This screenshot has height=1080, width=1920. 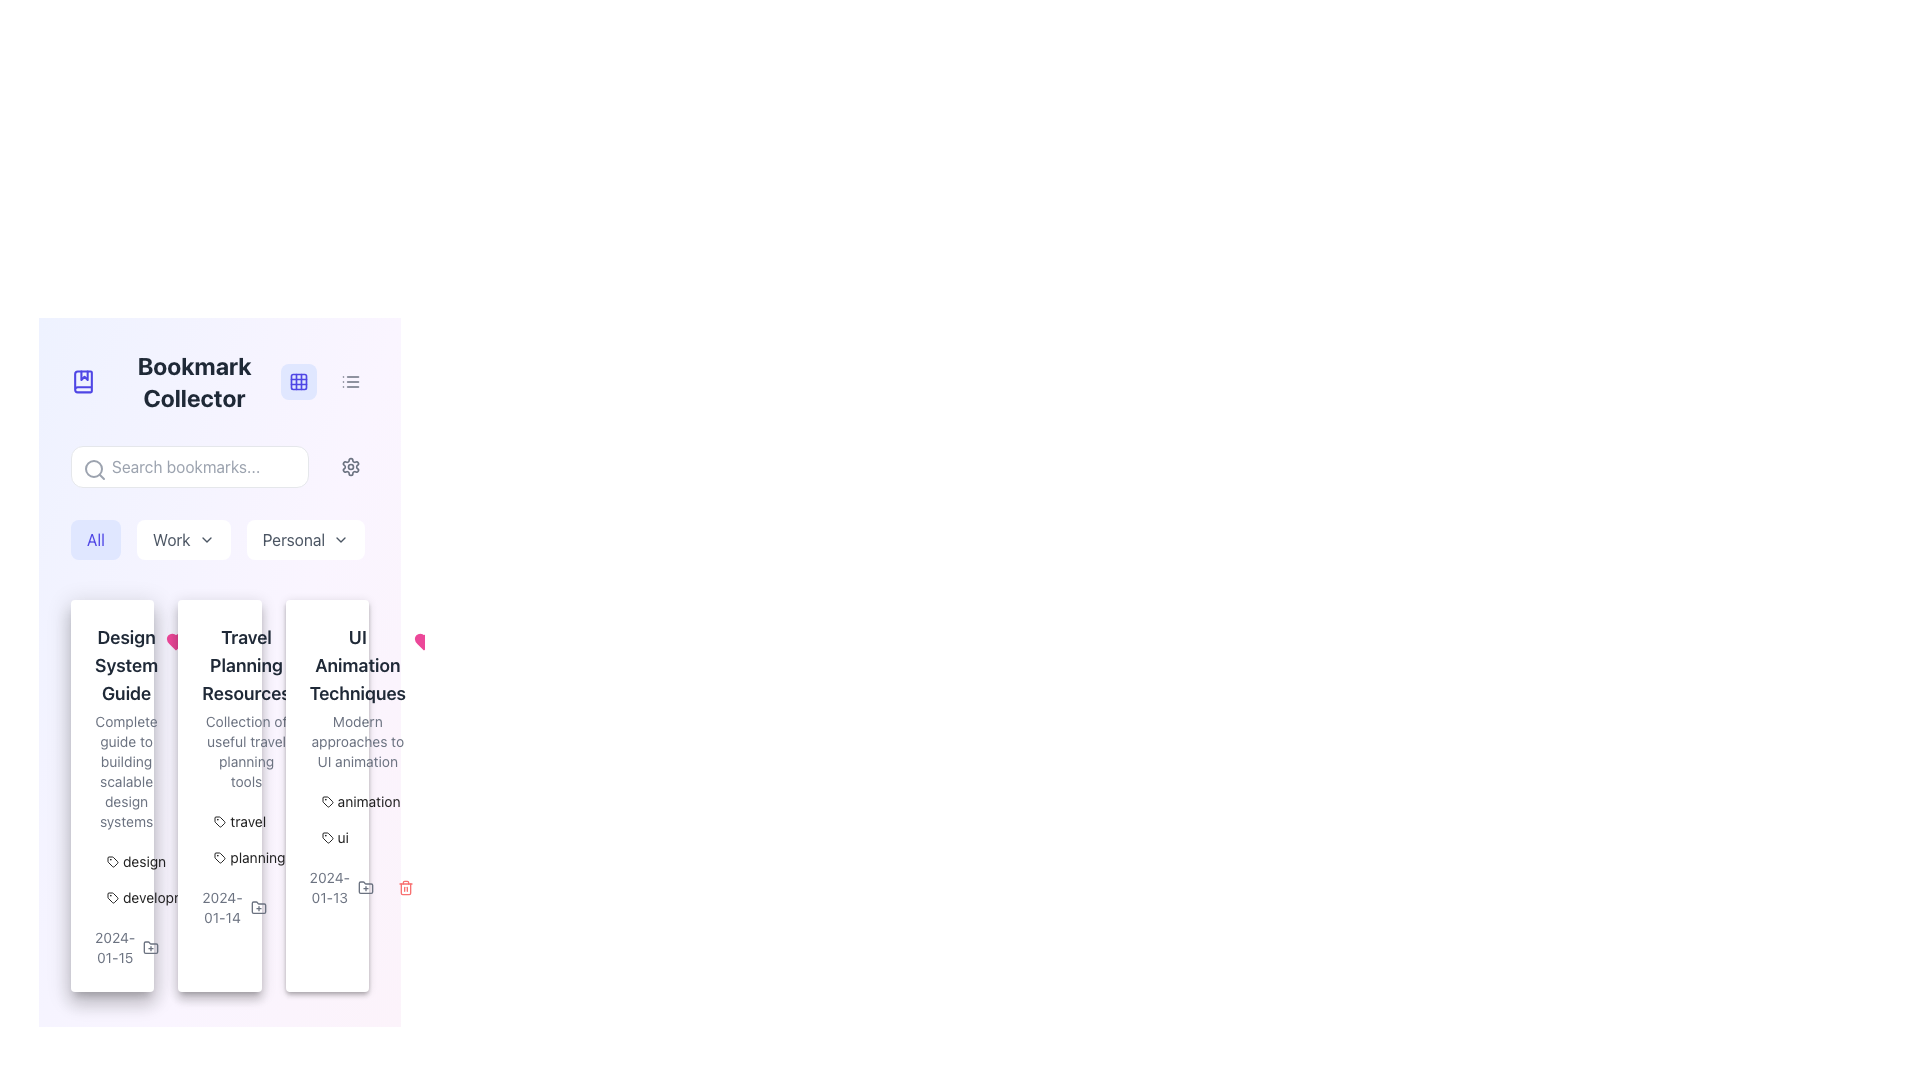 I want to click on the visual identifier icon used for tagging purposes located below the title text of the second card in the vertical scrolling UI, so click(x=220, y=821).